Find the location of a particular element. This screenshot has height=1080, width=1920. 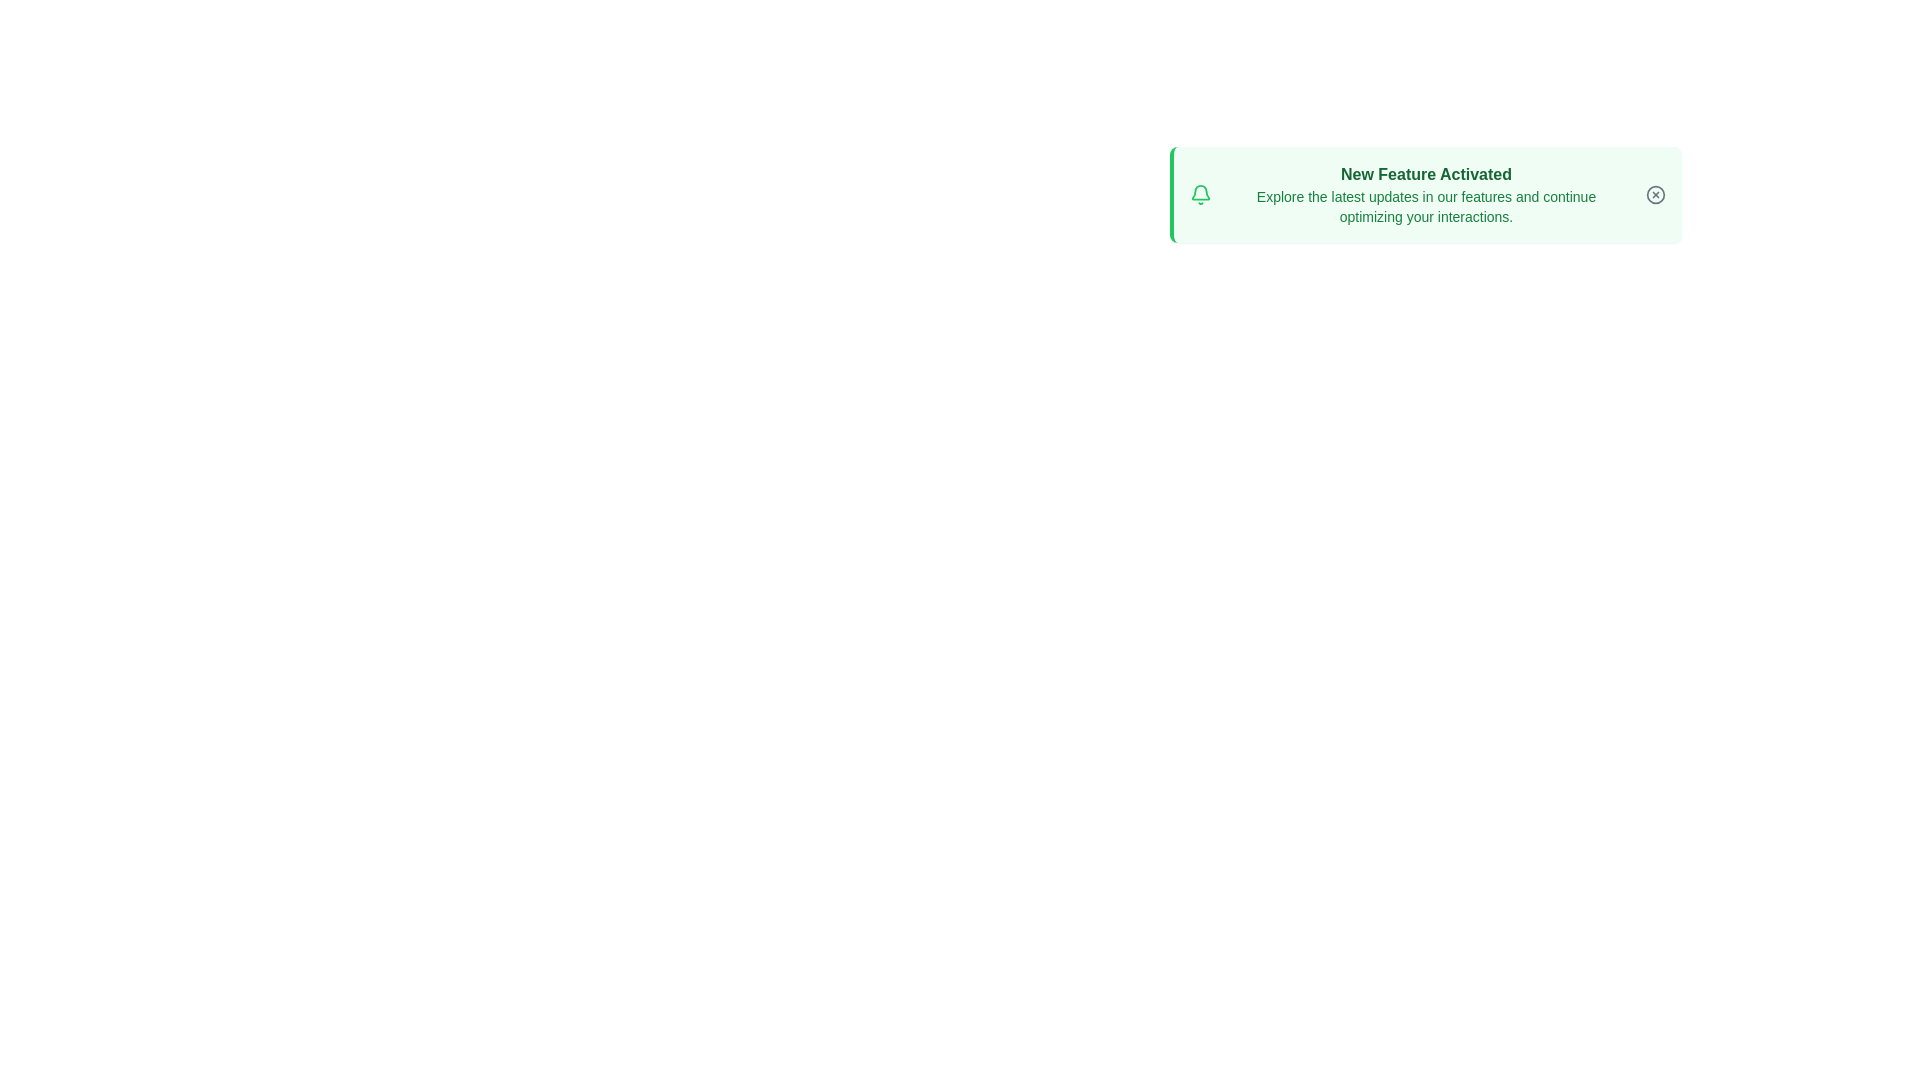

the informational text block that provides content about recent updates, located below the 'New Feature Activated' heading within the notification card is located at coordinates (1425, 207).